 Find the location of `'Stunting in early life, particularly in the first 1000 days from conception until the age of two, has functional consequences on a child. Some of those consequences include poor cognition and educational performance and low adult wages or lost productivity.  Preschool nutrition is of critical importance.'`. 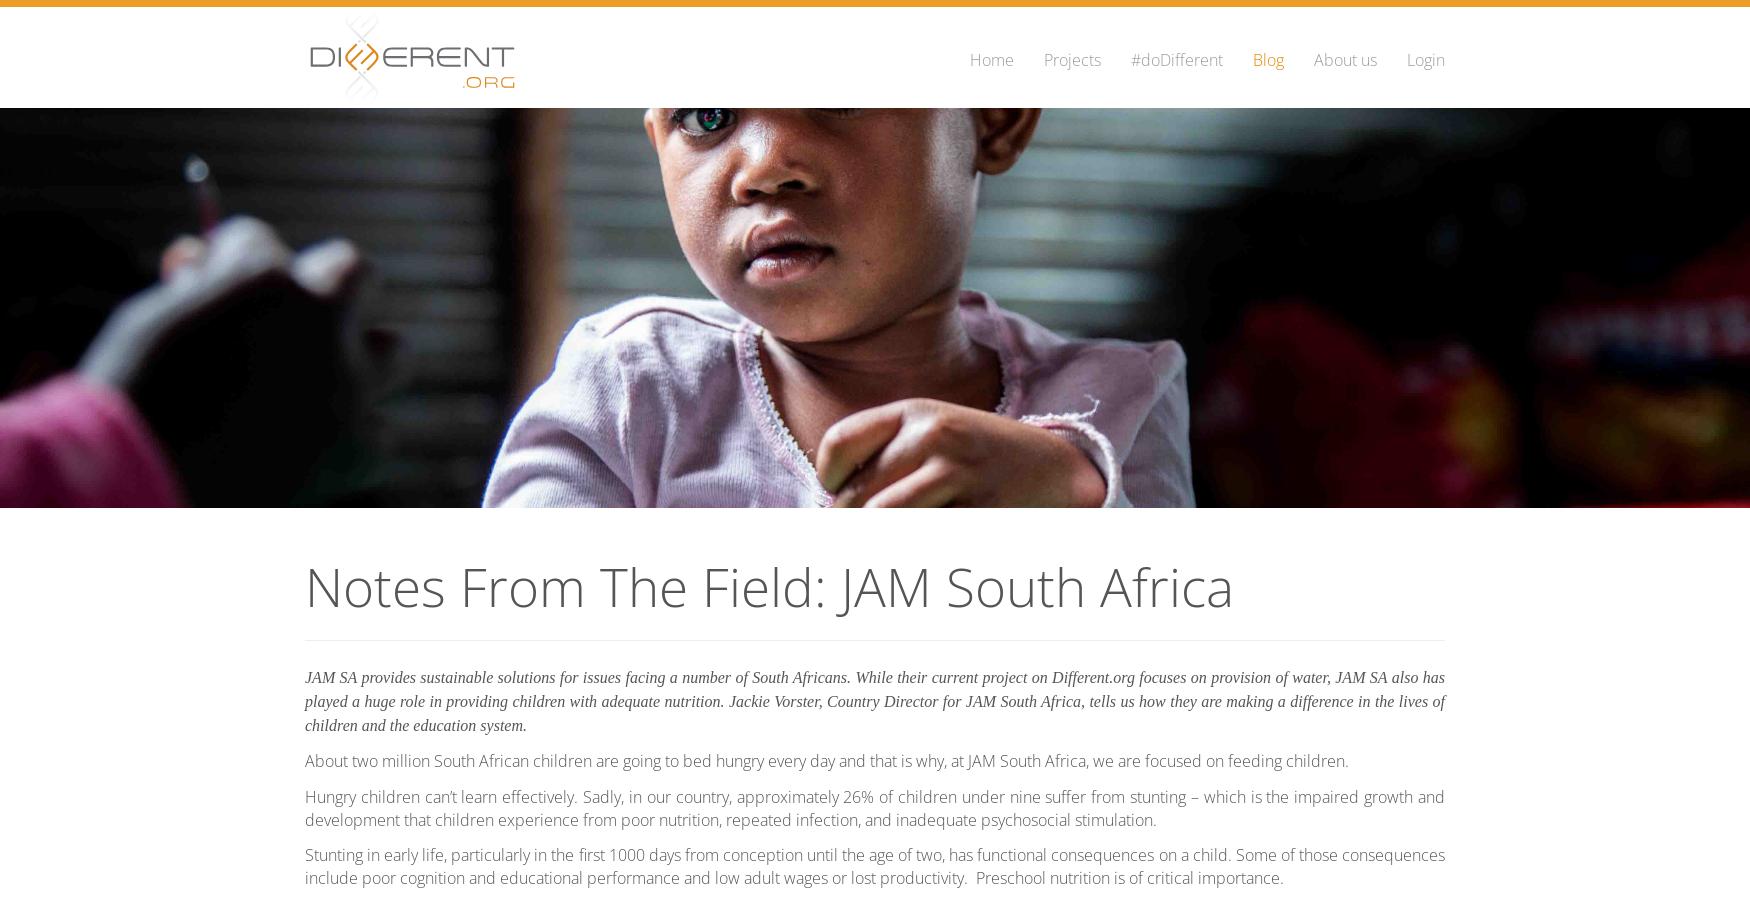

'Stunting in early life, particularly in the first 1000 days from conception until the age of two, has functional consequences on a child. Some of those consequences include poor cognition and educational performance and low adult wages or lost productivity.  Preschool nutrition is of critical importance.' is located at coordinates (304, 865).